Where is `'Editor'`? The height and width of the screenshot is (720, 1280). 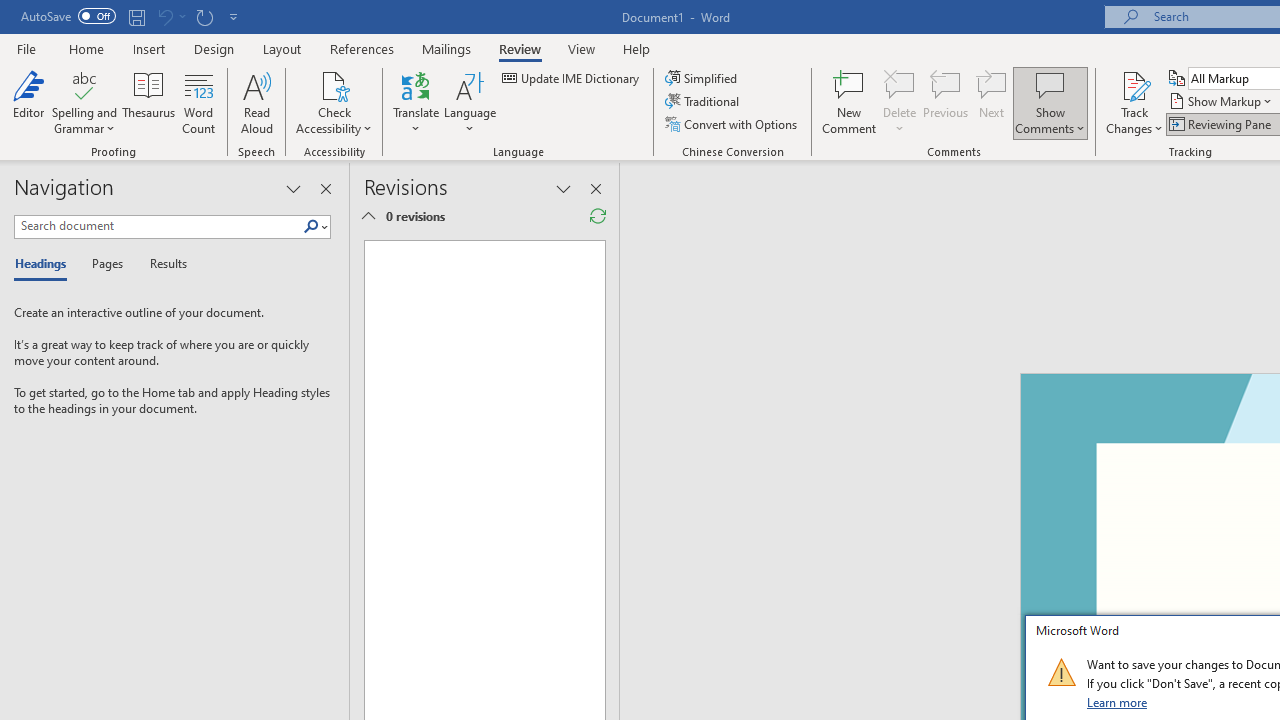
'Editor' is located at coordinates (28, 103).